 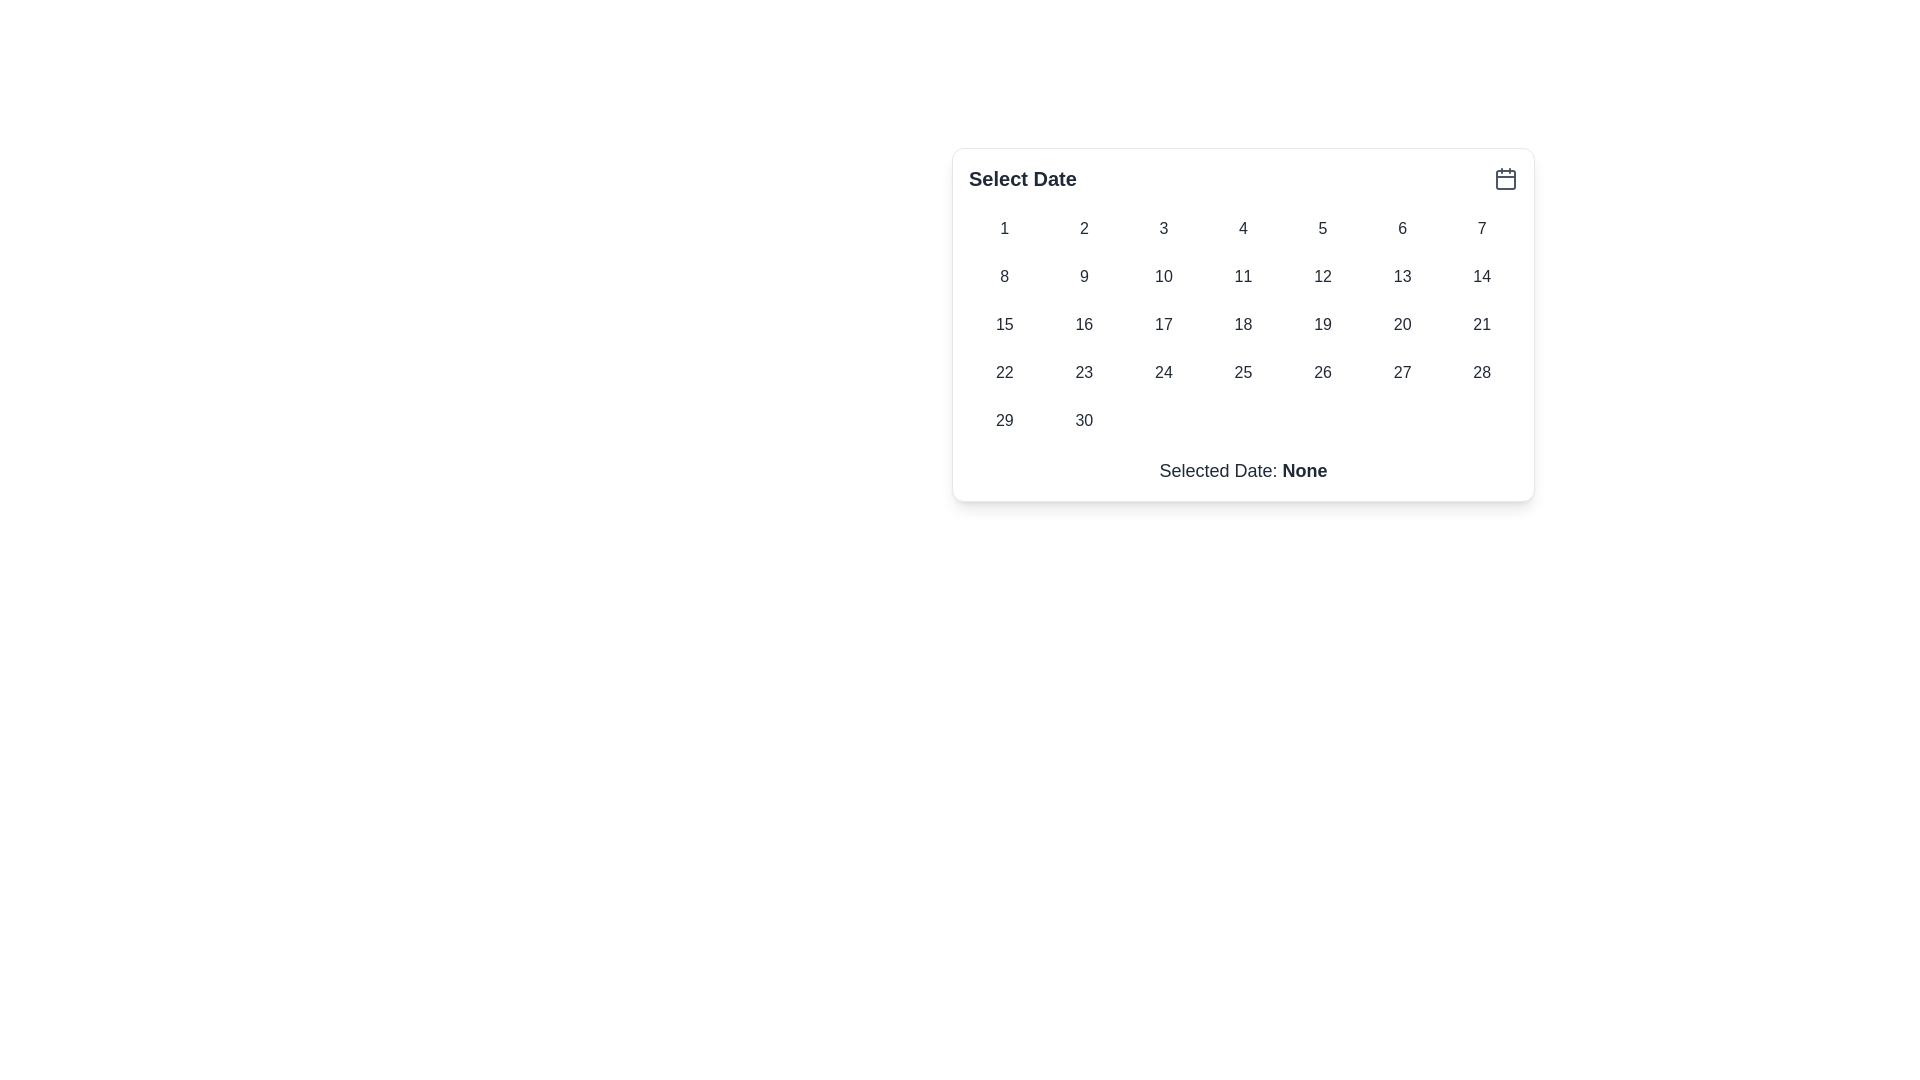 I want to click on the text label 'None' which is styled in bold font and located at the end of the sentence 'Selected Date:' in the date picker dialog box, so click(x=1305, y=470).